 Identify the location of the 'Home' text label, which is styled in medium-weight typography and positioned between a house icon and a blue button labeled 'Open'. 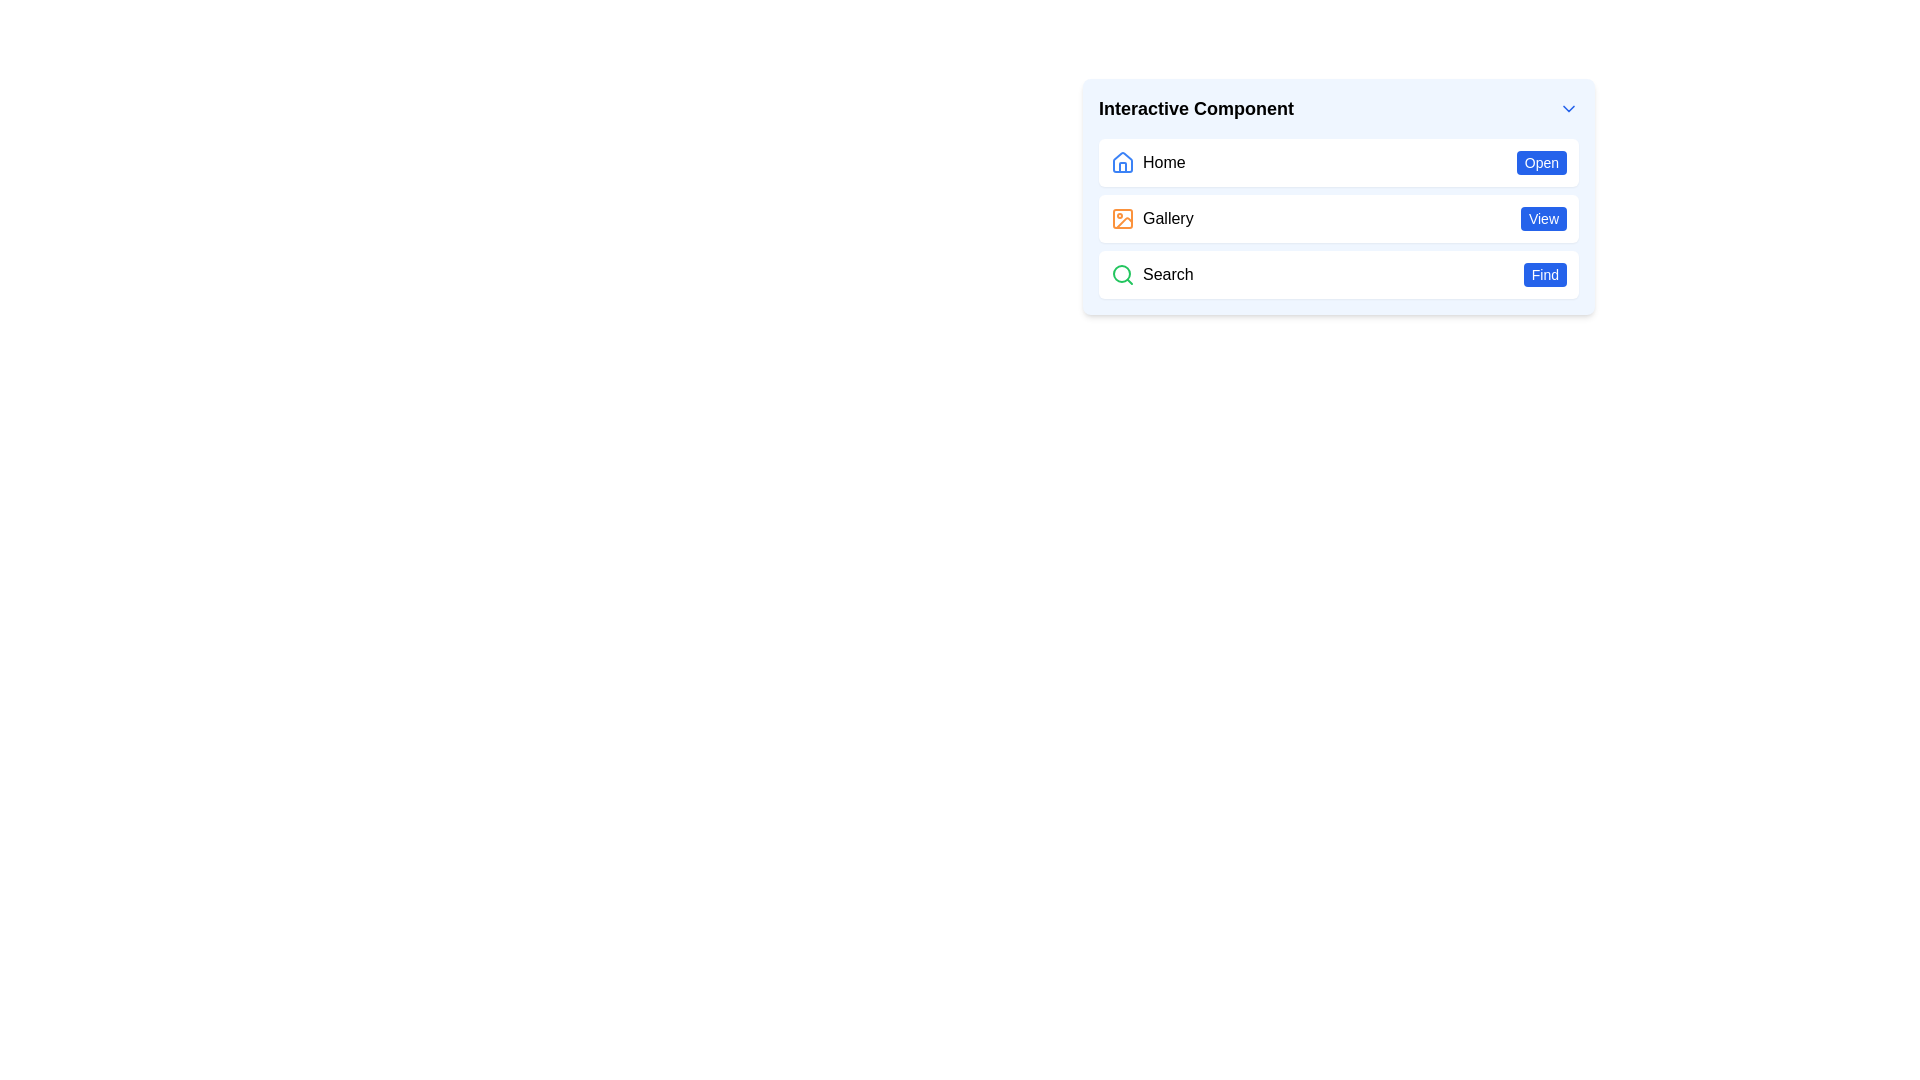
(1164, 161).